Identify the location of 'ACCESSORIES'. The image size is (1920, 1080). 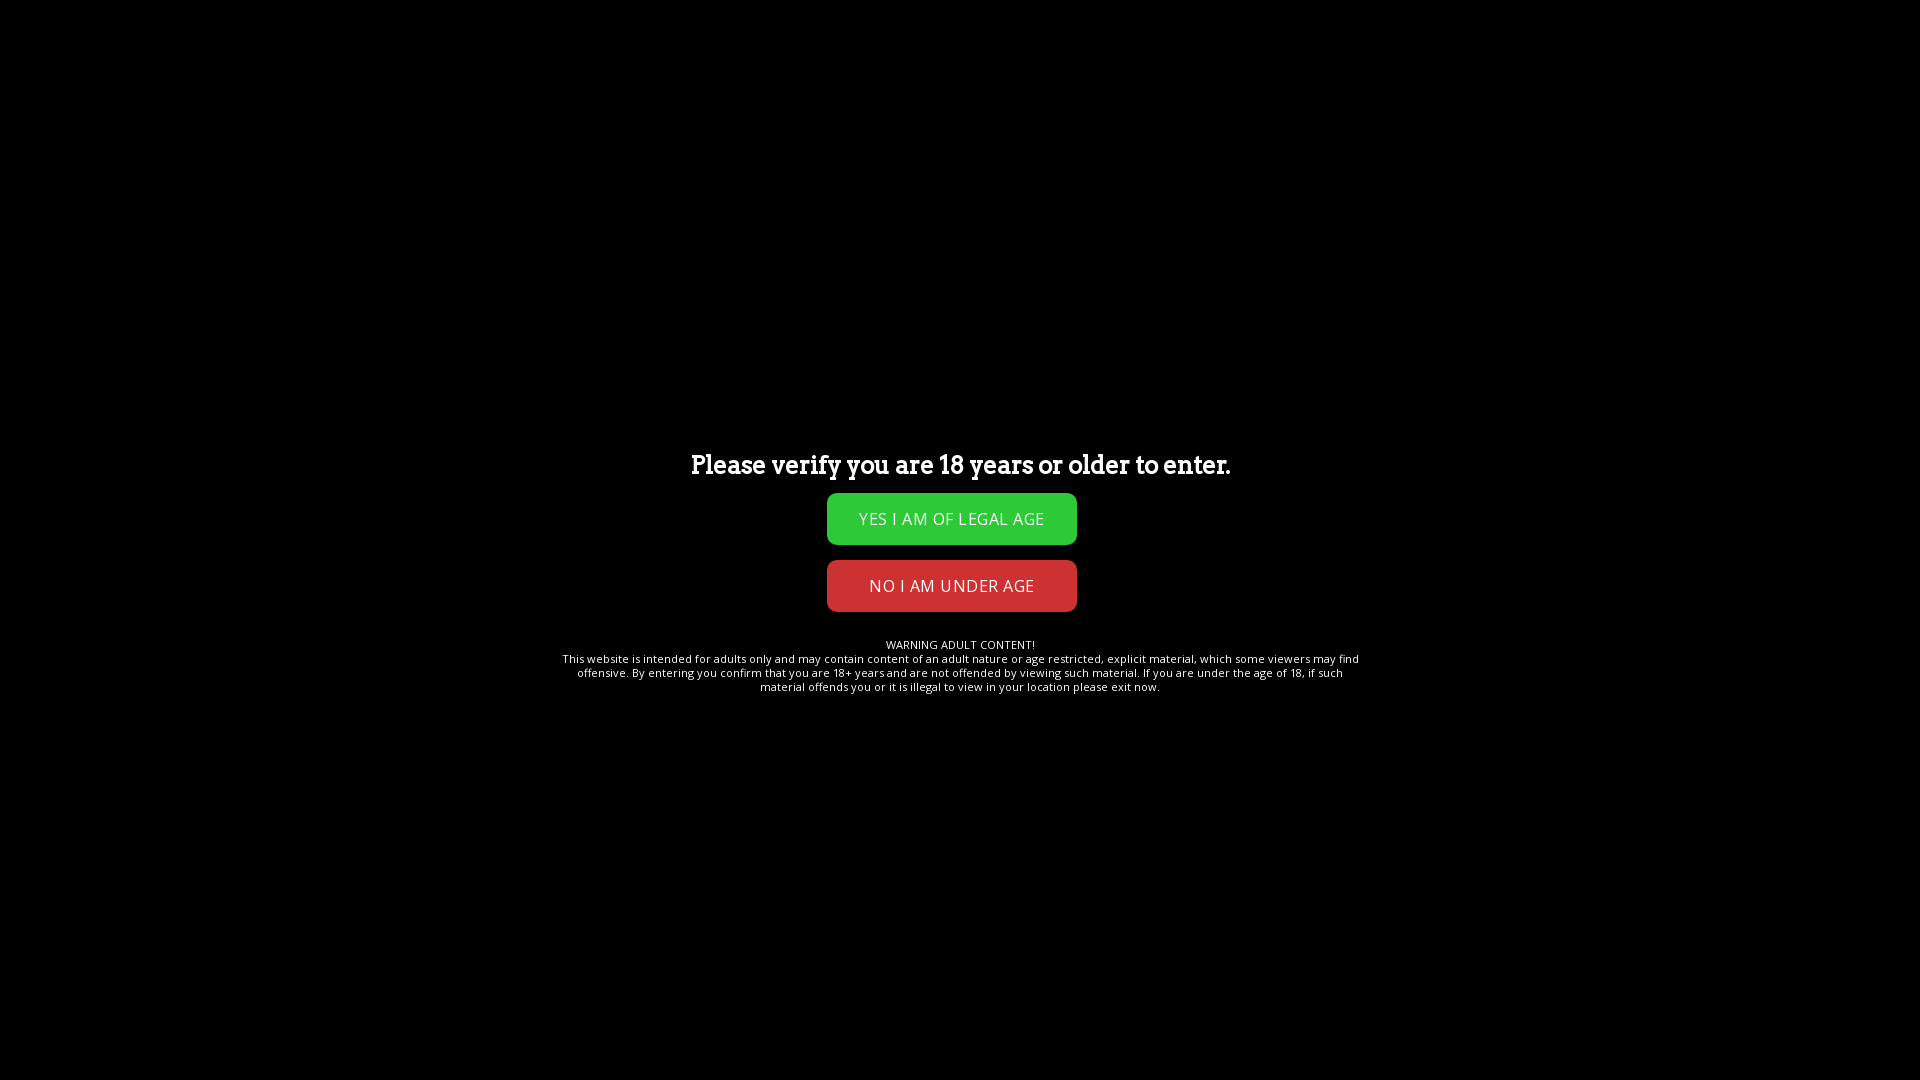
(515, 149).